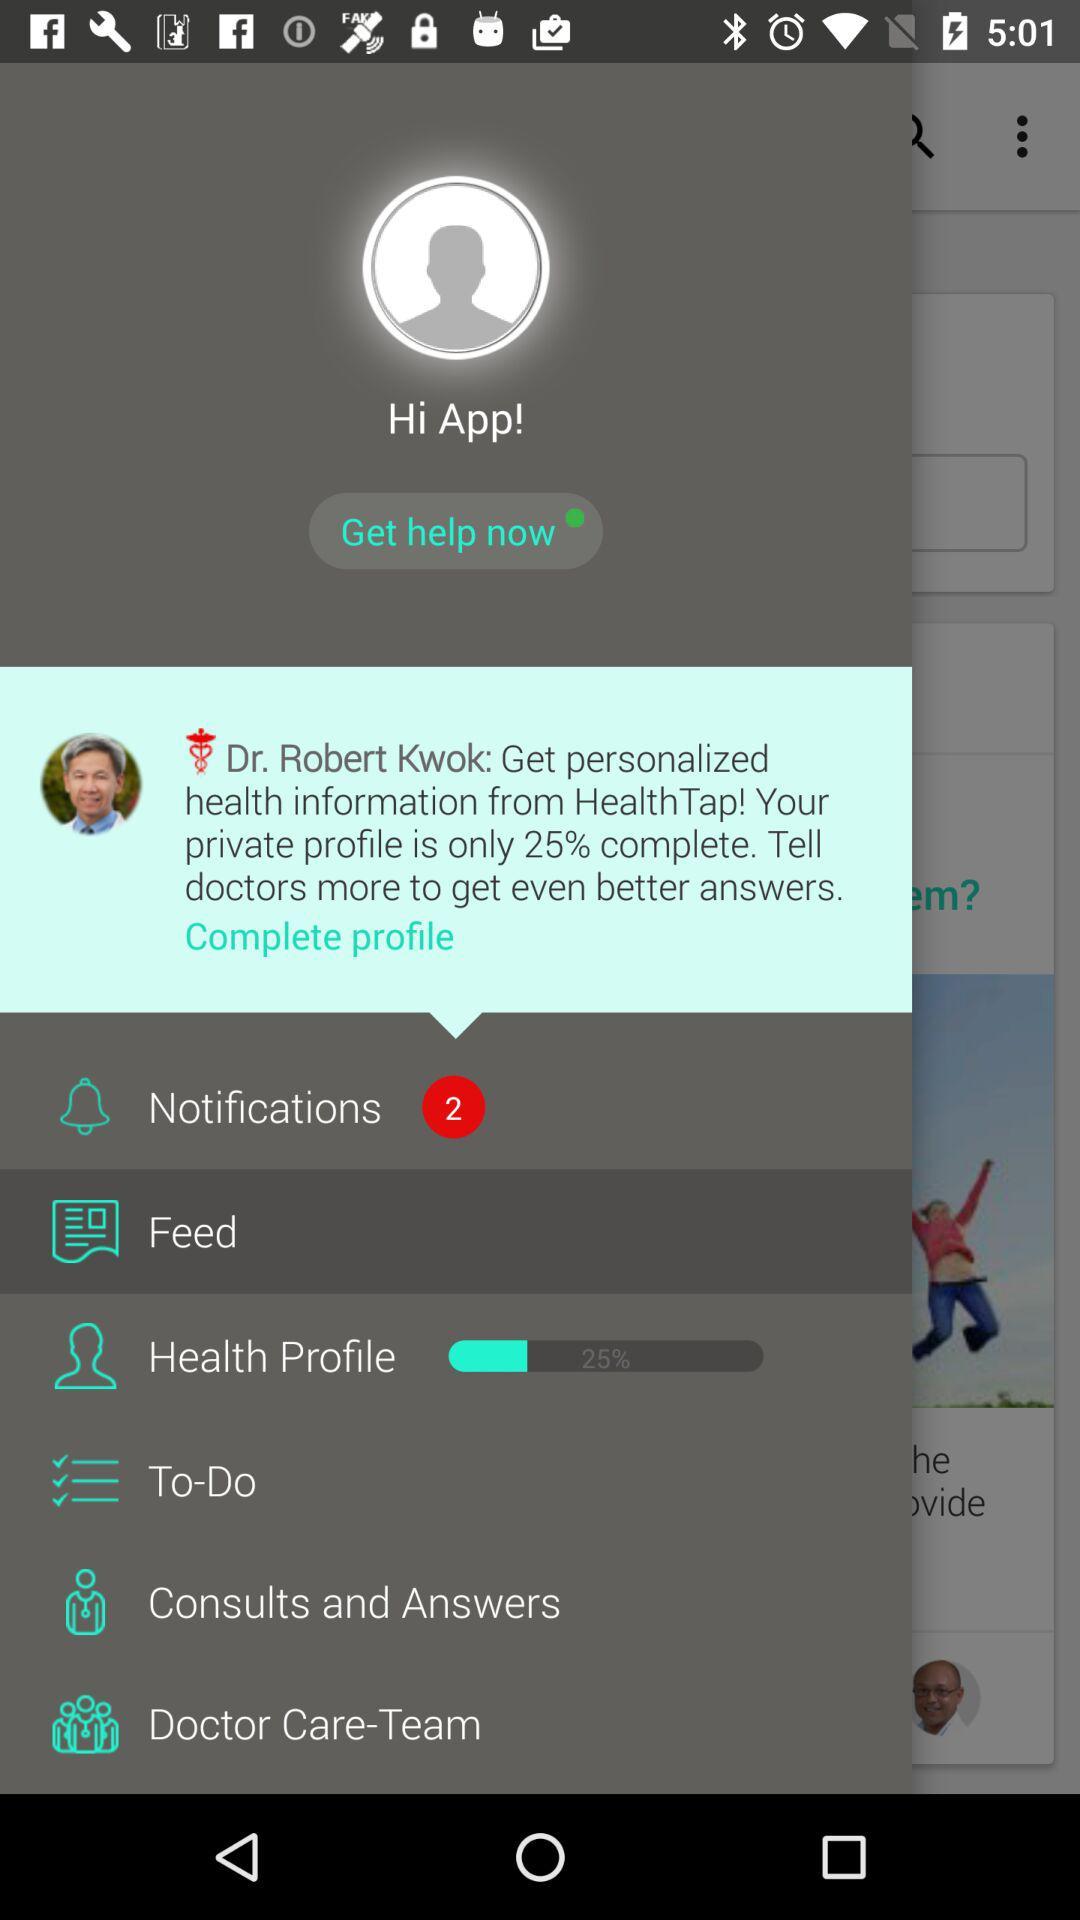 The image size is (1080, 1920). What do you see at coordinates (84, 1355) in the screenshot?
I see `the feeds option select below health profile icon` at bounding box center [84, 1355].